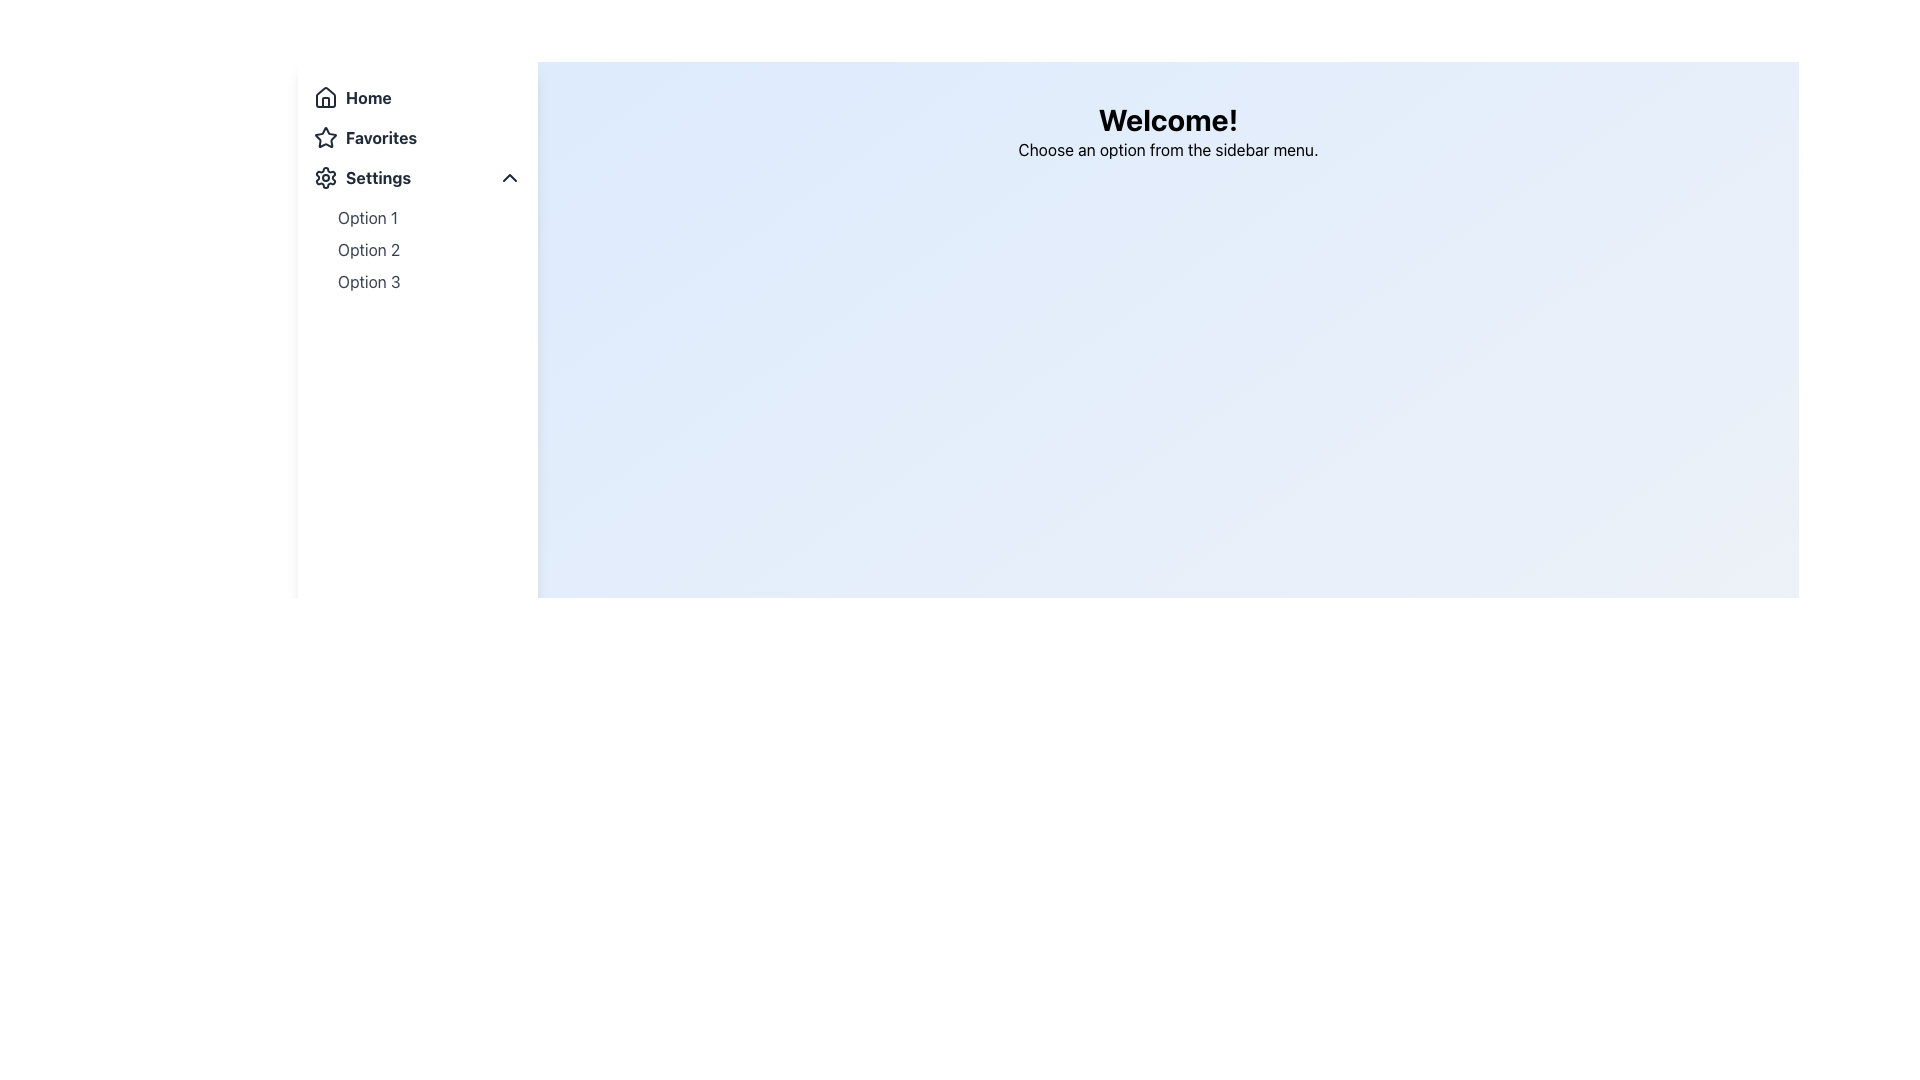 The width and height of the screenshot is (1920, 1080). What do you see at coordinates (326, 97) in the screenshot?
I see `the home icon located at the top-left part of the navigation menu` at bounding box center [326, 97].